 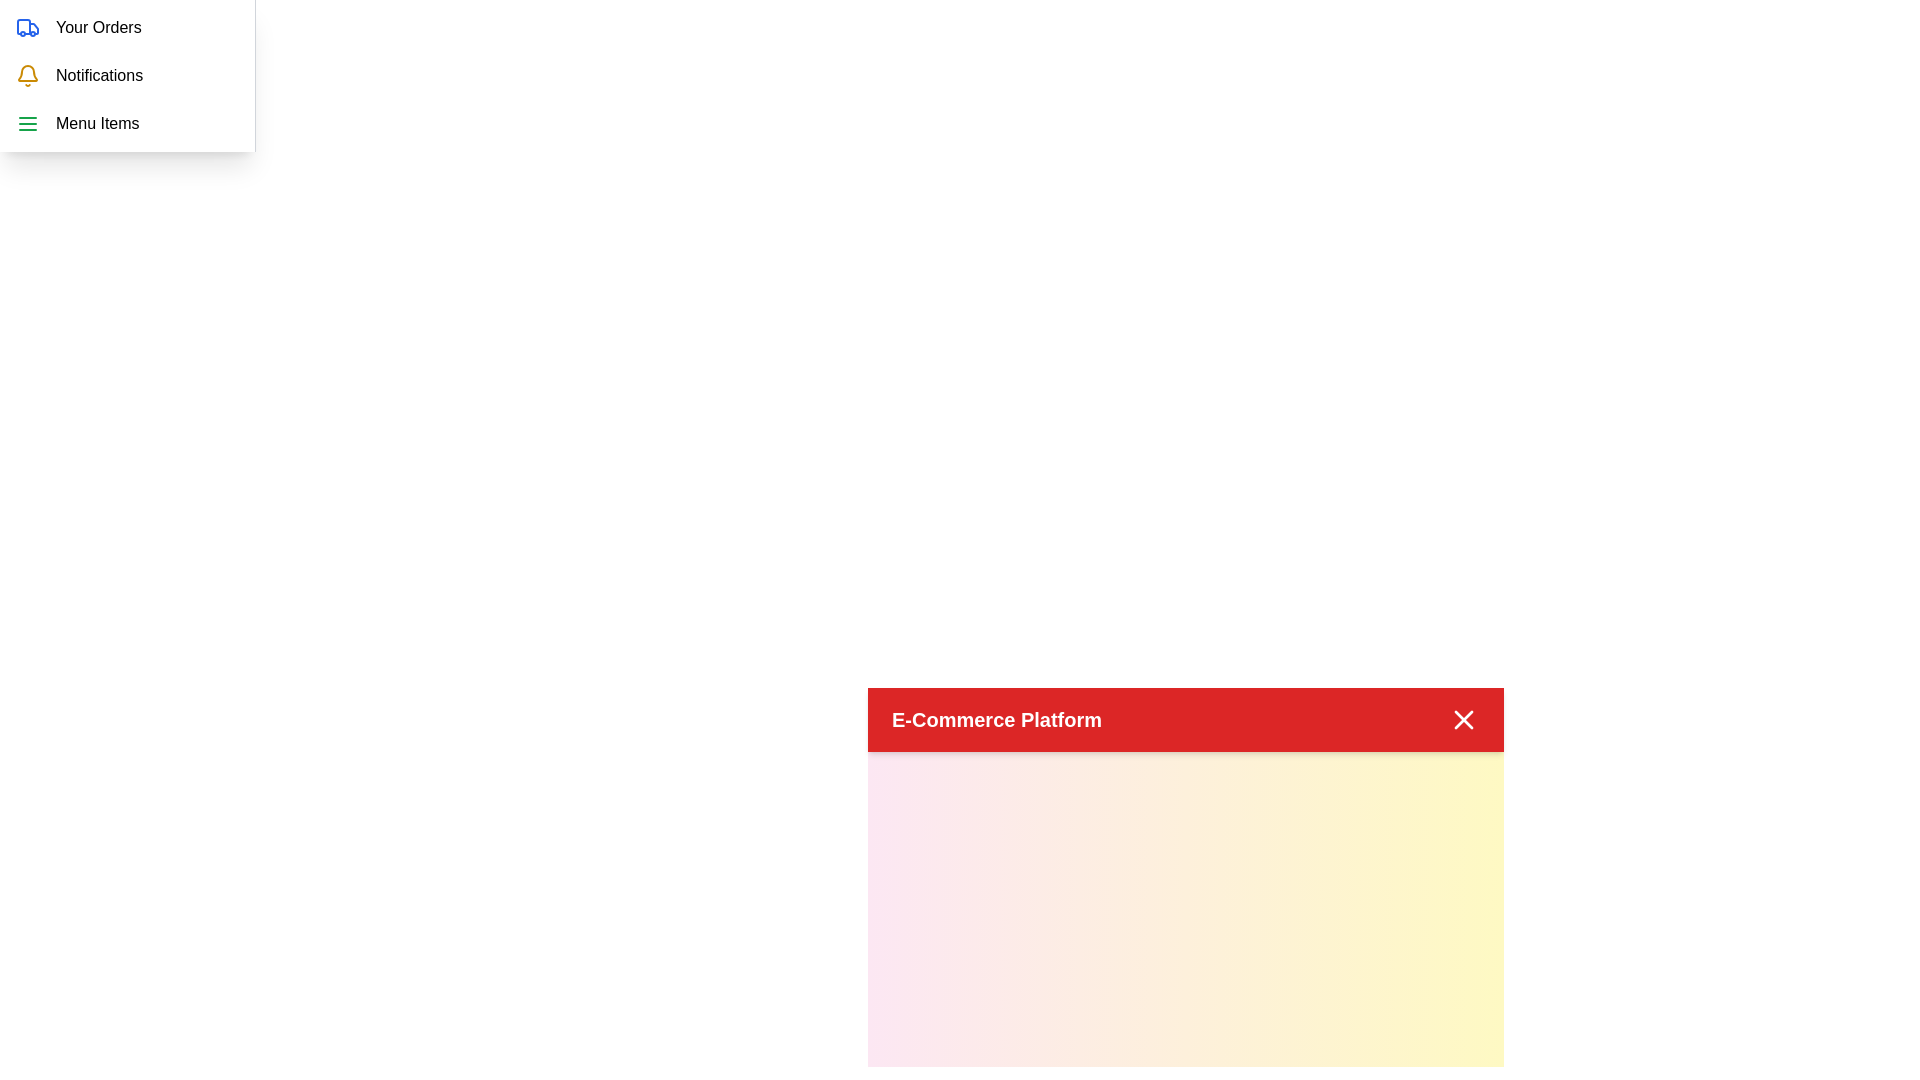 What do you see at coordinates (28, 72) in the screenshot?
I see `the notification bell icon, which is the second item in a vertical list of three elements, positioned below a truck icon and above a menu icon` at bounding box center [28, 72].